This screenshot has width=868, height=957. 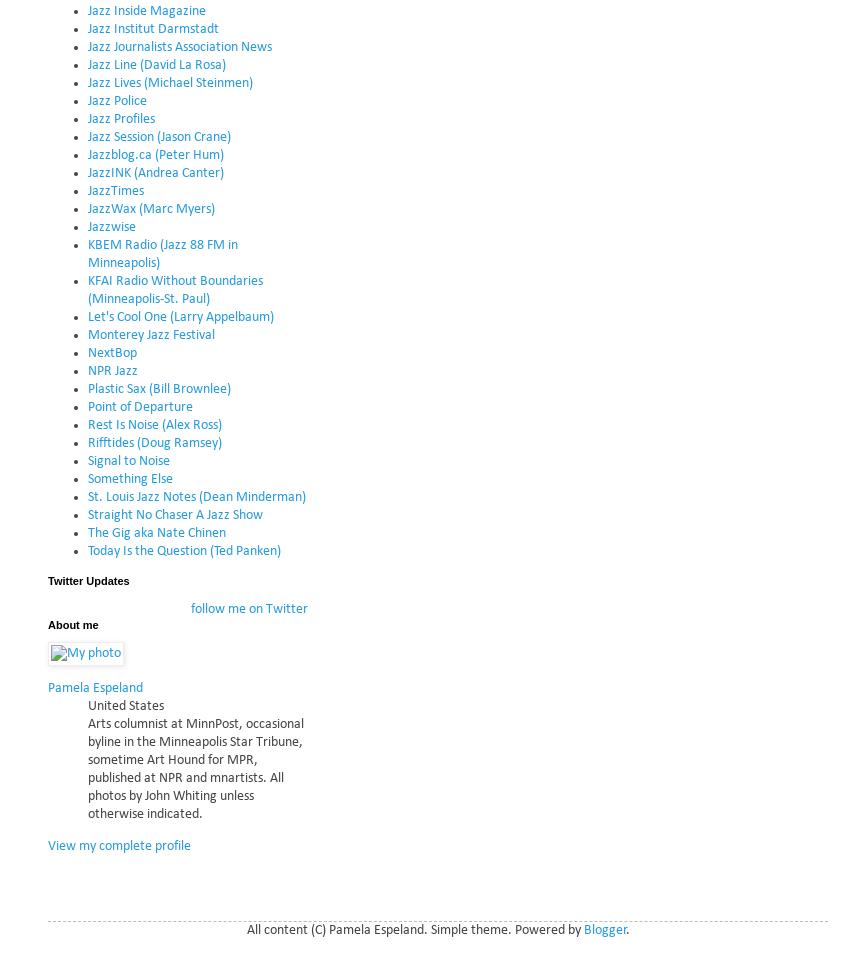 What do you see at coordinates (195, 767) in the screenshot?
I see `'Arts columnist at MinnPost, occasional byline in the Minneapolis Star Tribune, sometime Art Hound for MPR, published at NPR and mnartists. All photos by John Whiting unless otherwise indicated.'` at bounding box center [195, 767].